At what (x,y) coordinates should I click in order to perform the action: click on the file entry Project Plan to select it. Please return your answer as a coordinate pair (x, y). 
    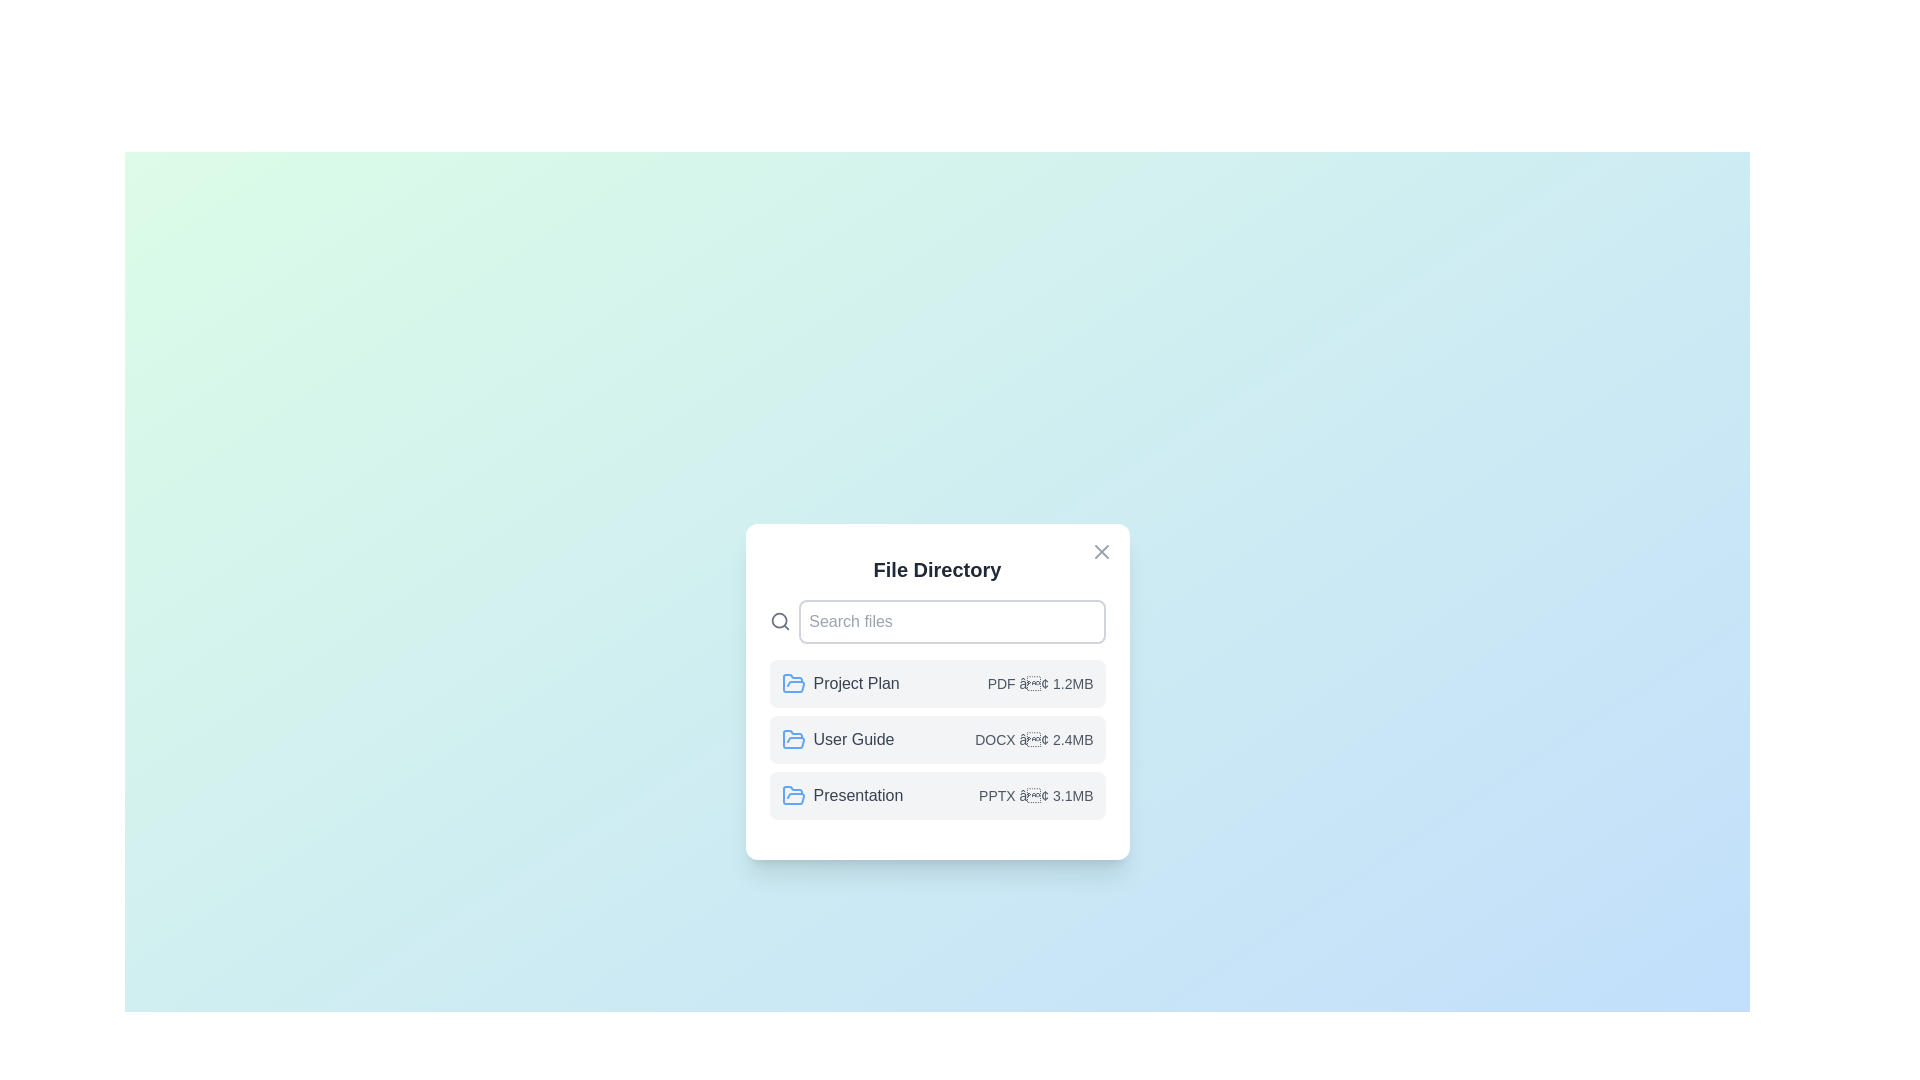
    Looking at the image, I should click on (936, 682).